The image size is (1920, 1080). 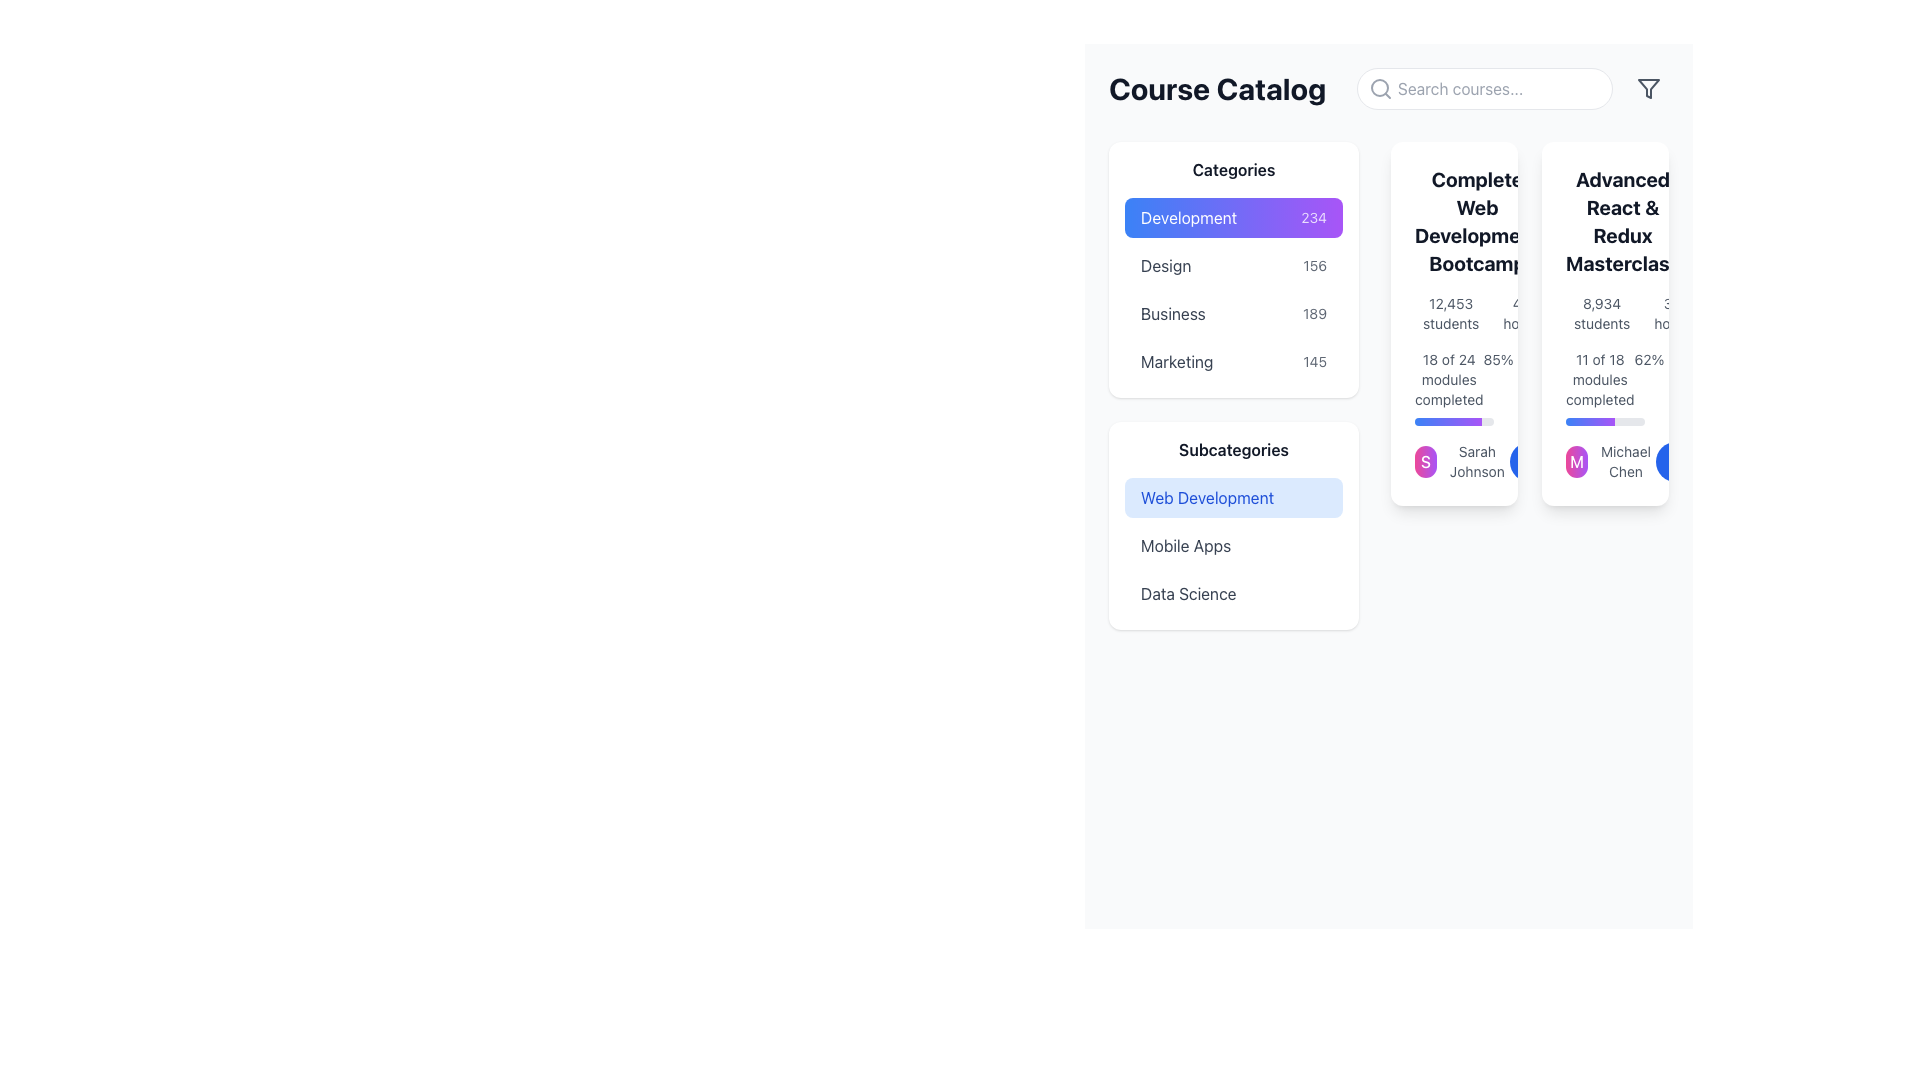 What do you see at coordinates (1315, 265) in the screenshot?
I see `the numerical value text associated with the 'Design' category located in the upper region of the 'Categories' section` at bounding box center [1315, 265].